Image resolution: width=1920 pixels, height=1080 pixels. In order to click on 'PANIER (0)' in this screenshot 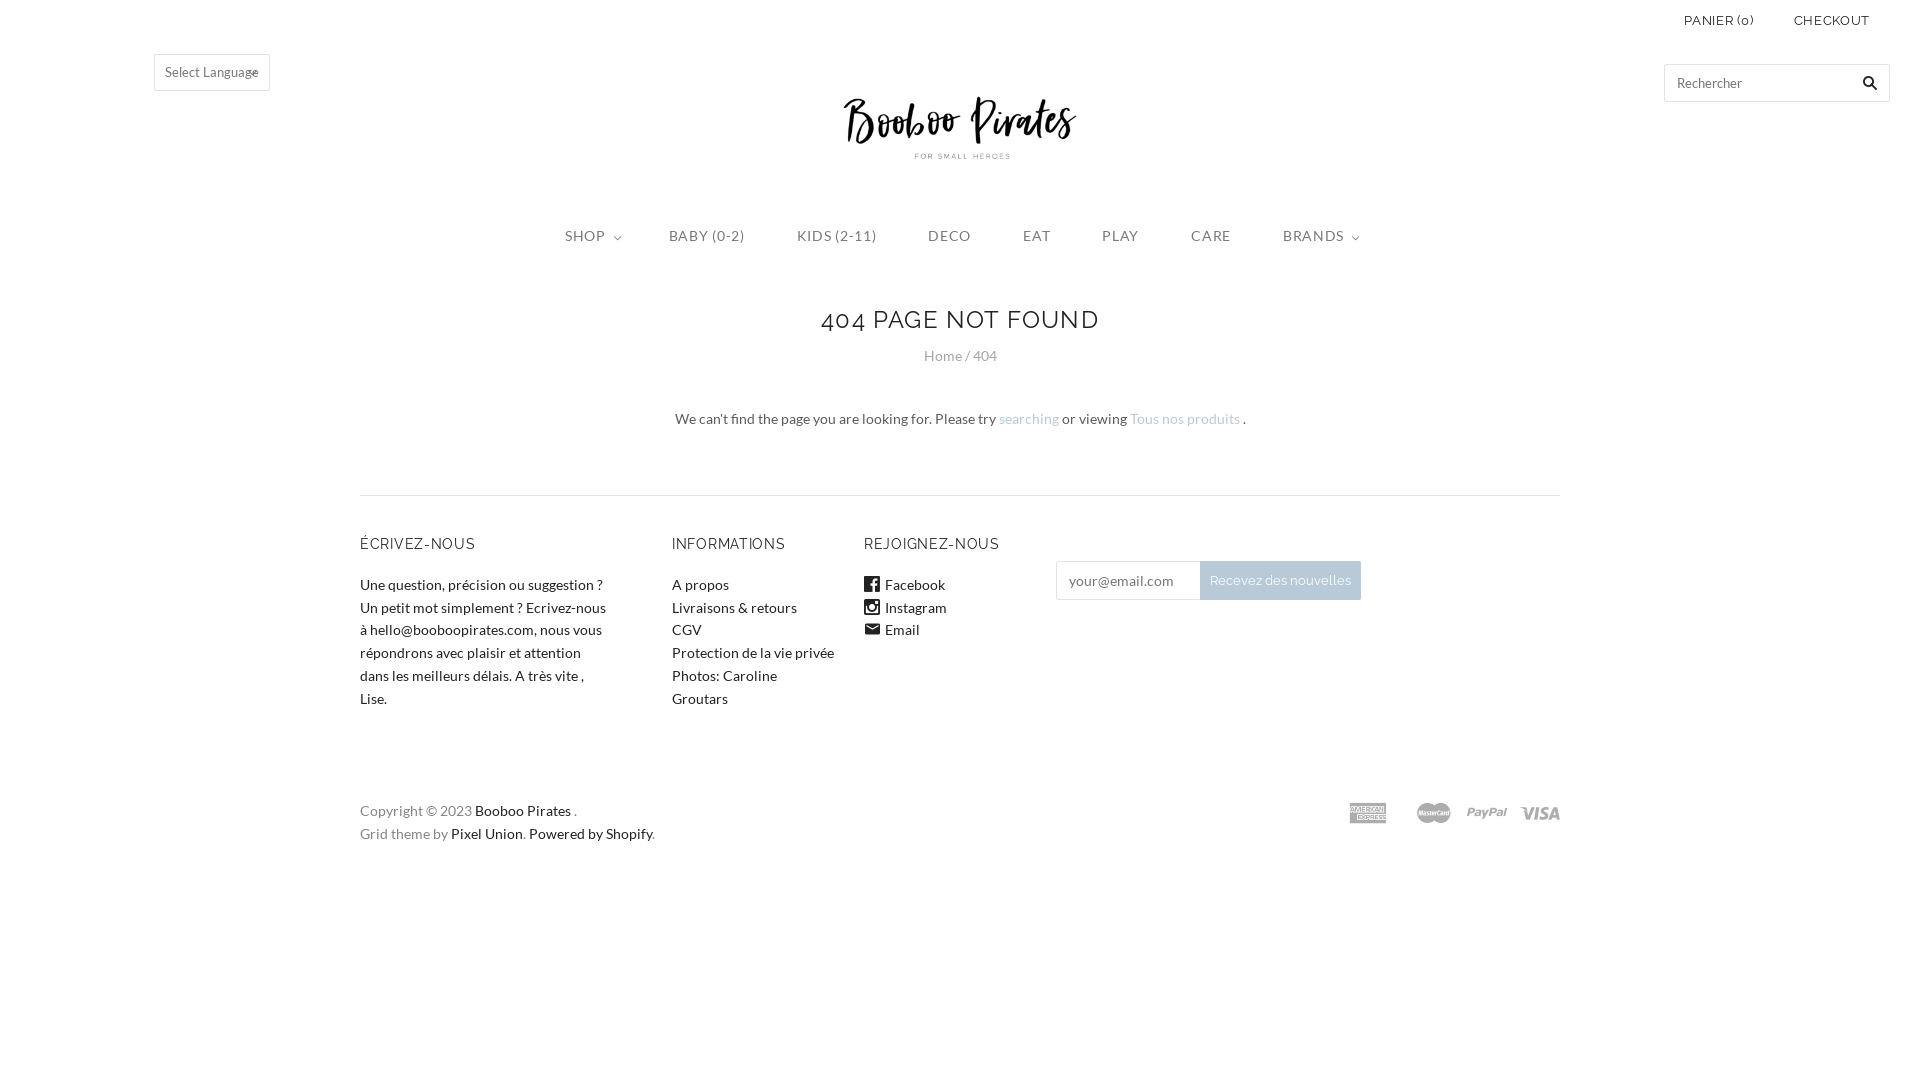, I will do `click(1717, 20)`.